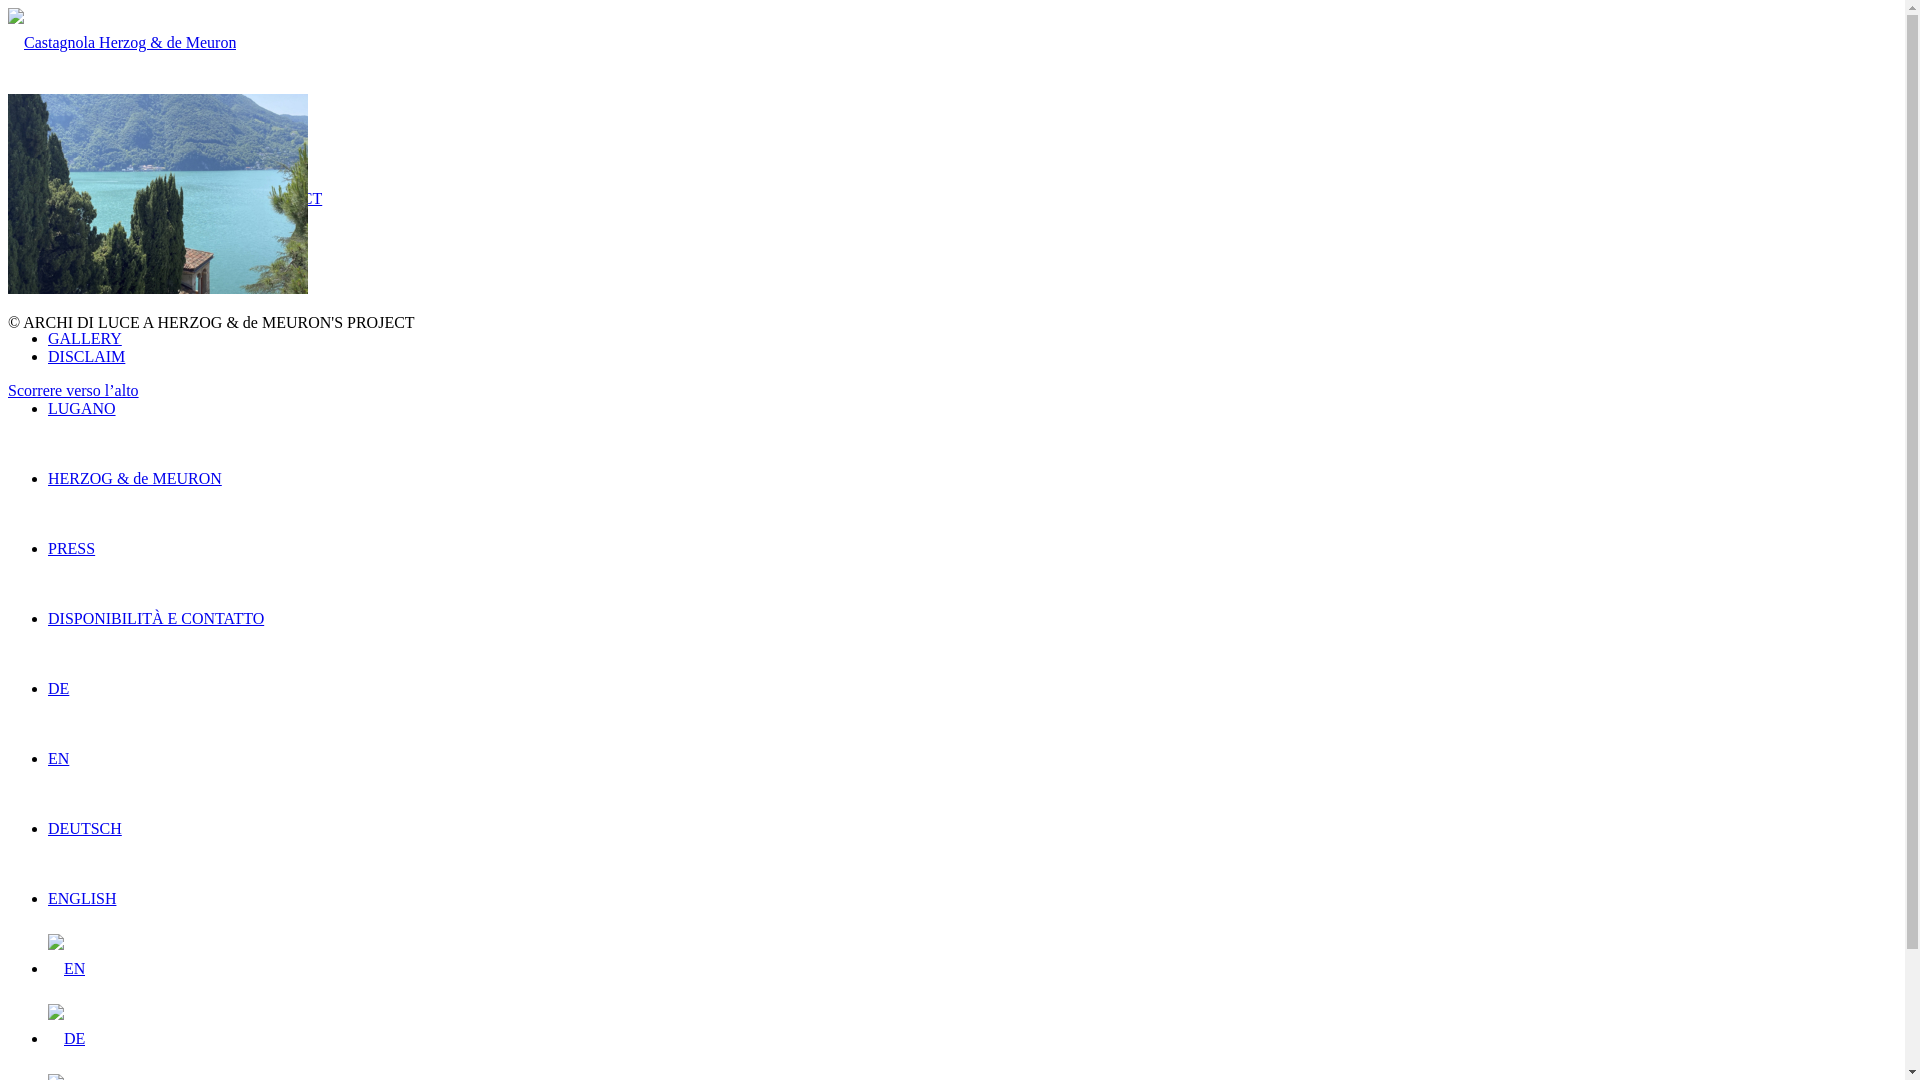  I want to click on 'CONCETTO', so click(89, 267).